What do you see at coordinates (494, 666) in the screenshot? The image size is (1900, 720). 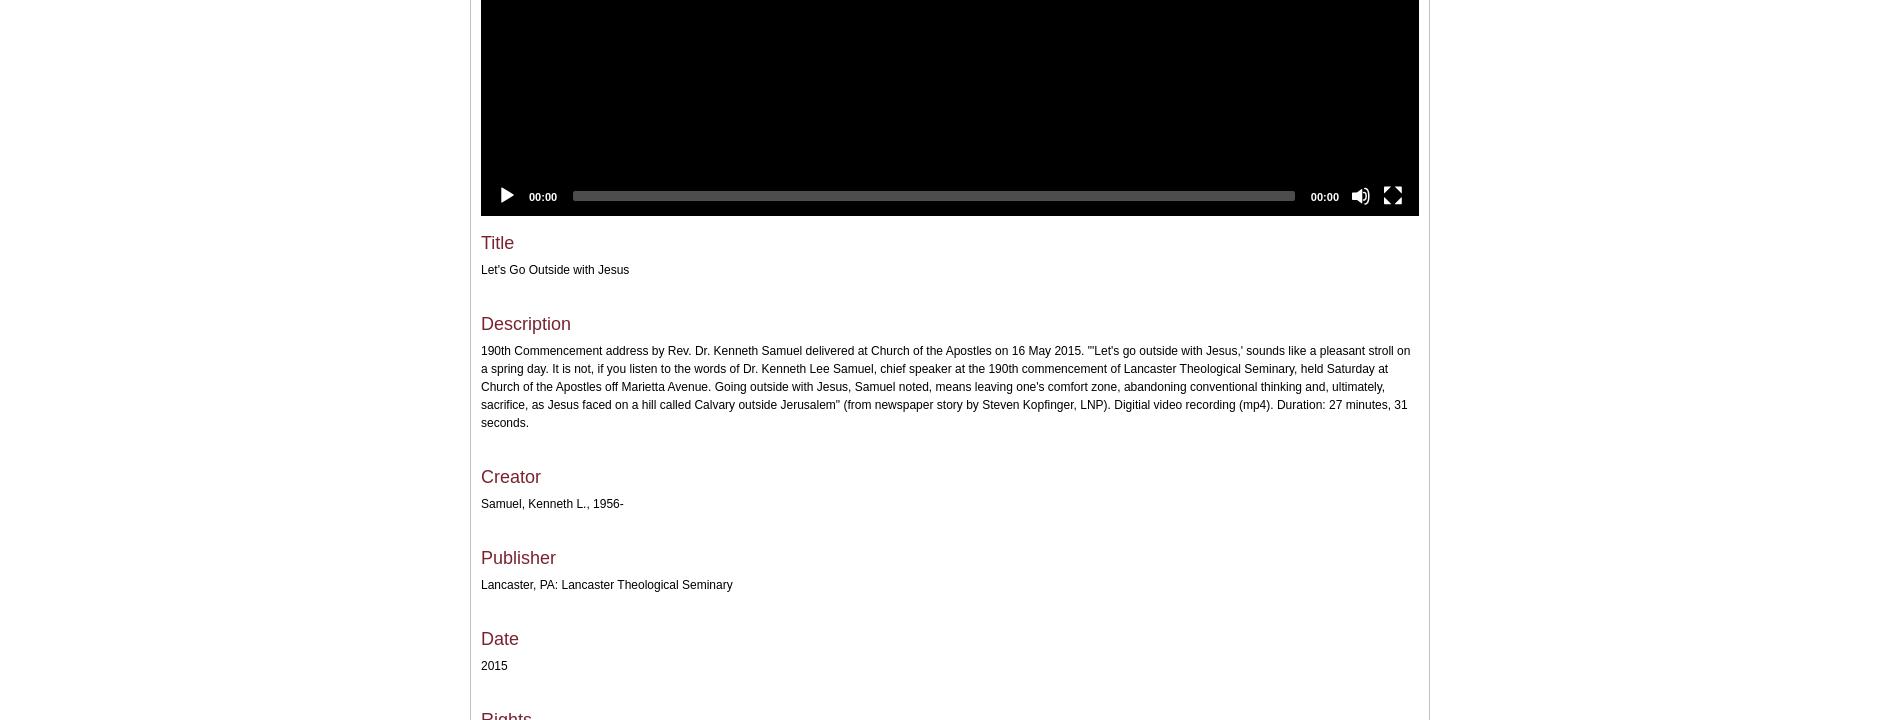 I see `'2015'` at bounding box center [494, 666].